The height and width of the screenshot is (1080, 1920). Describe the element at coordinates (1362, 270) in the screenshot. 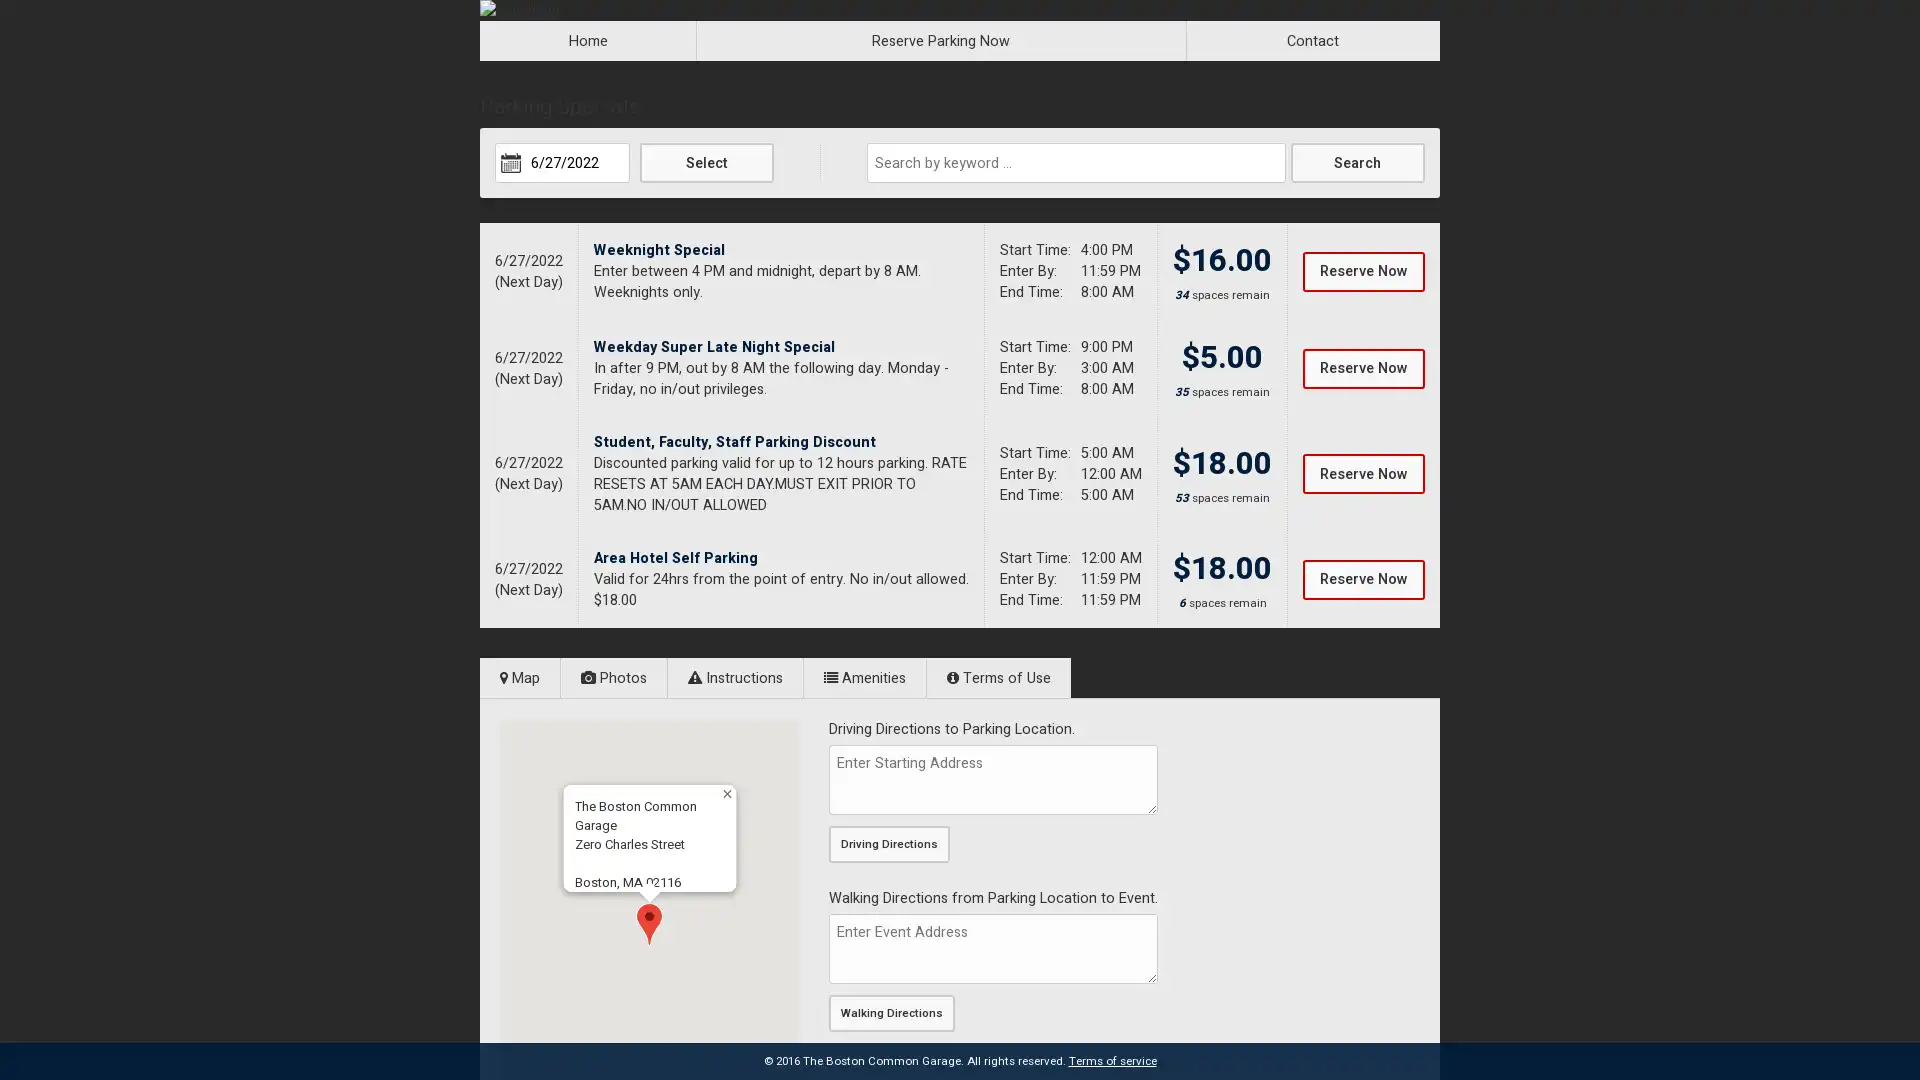

I see `Reserve Now` at that location.